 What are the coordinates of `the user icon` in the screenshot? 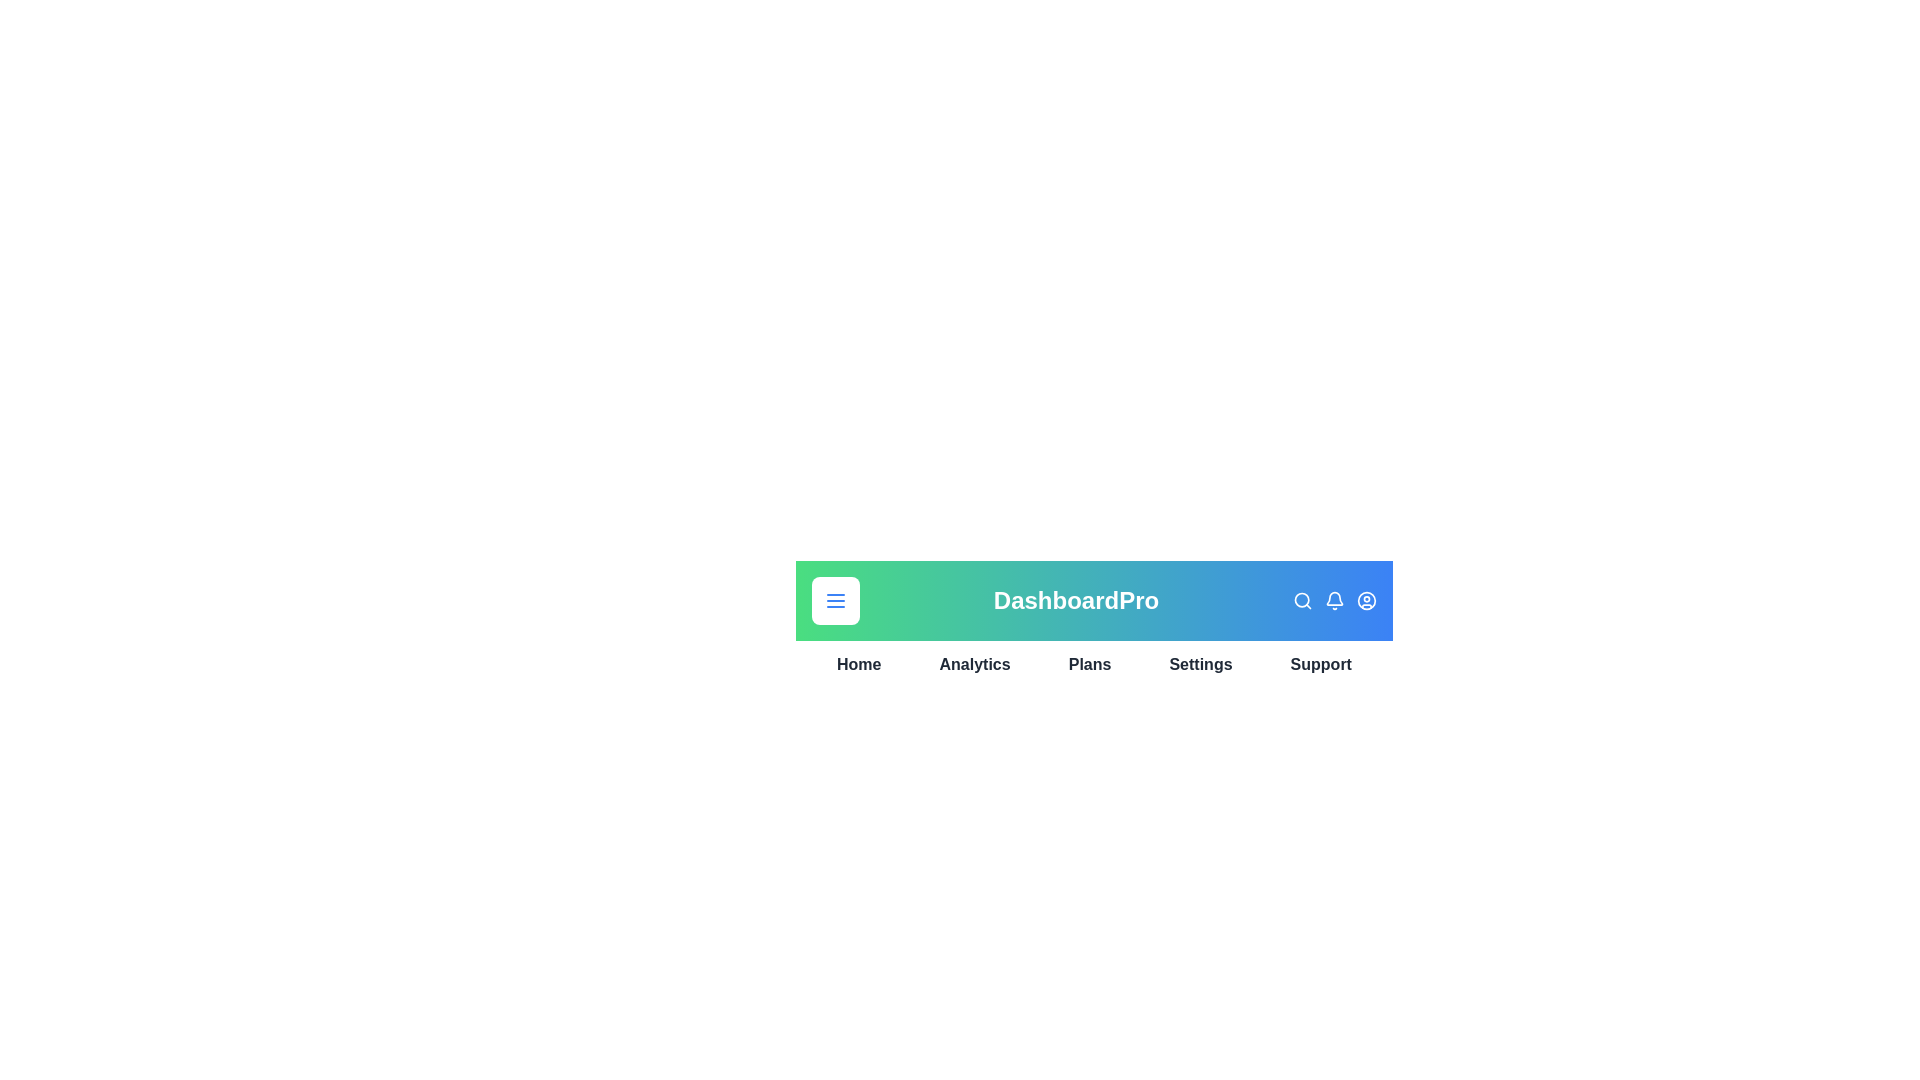 It's located at (1366, 600).